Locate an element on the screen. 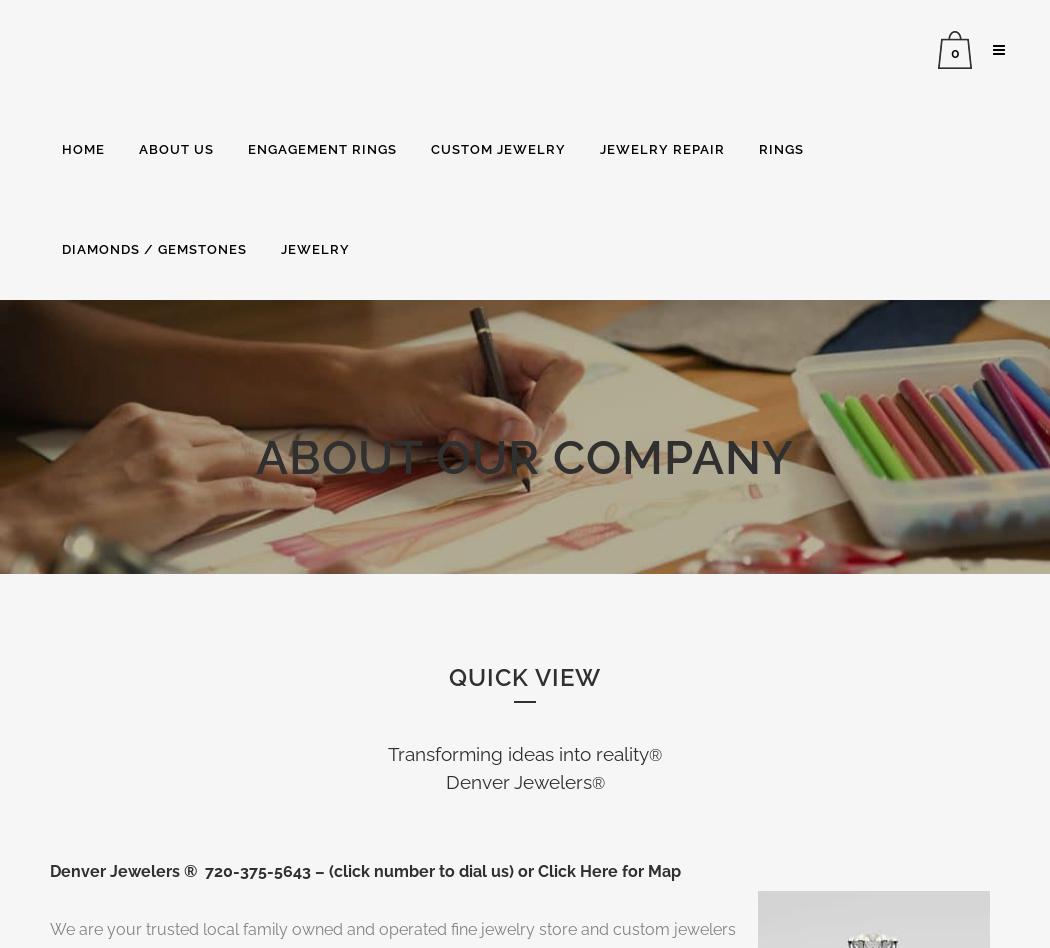 This screenshot has width=1050, height=948. '0' is located at coordinates (953, 52).